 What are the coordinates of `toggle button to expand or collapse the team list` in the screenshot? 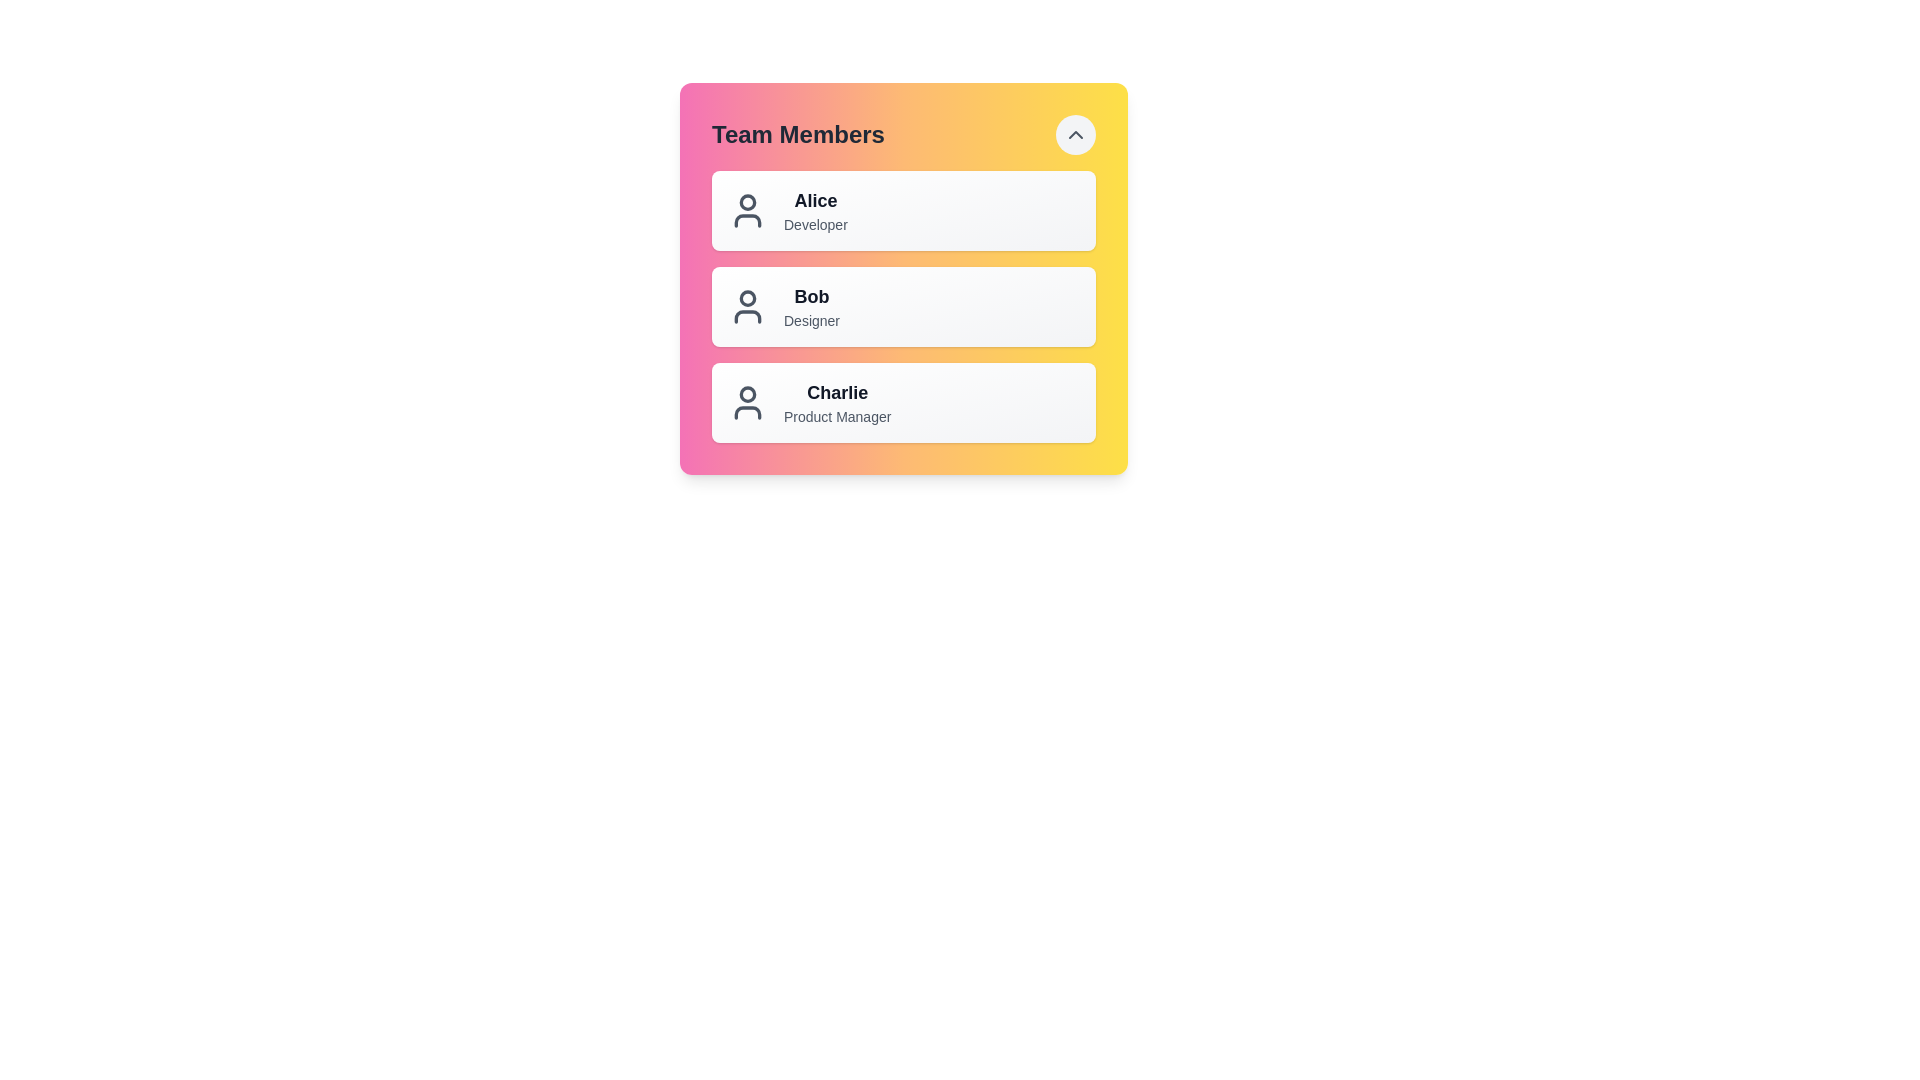 It's located at (1074, 135).